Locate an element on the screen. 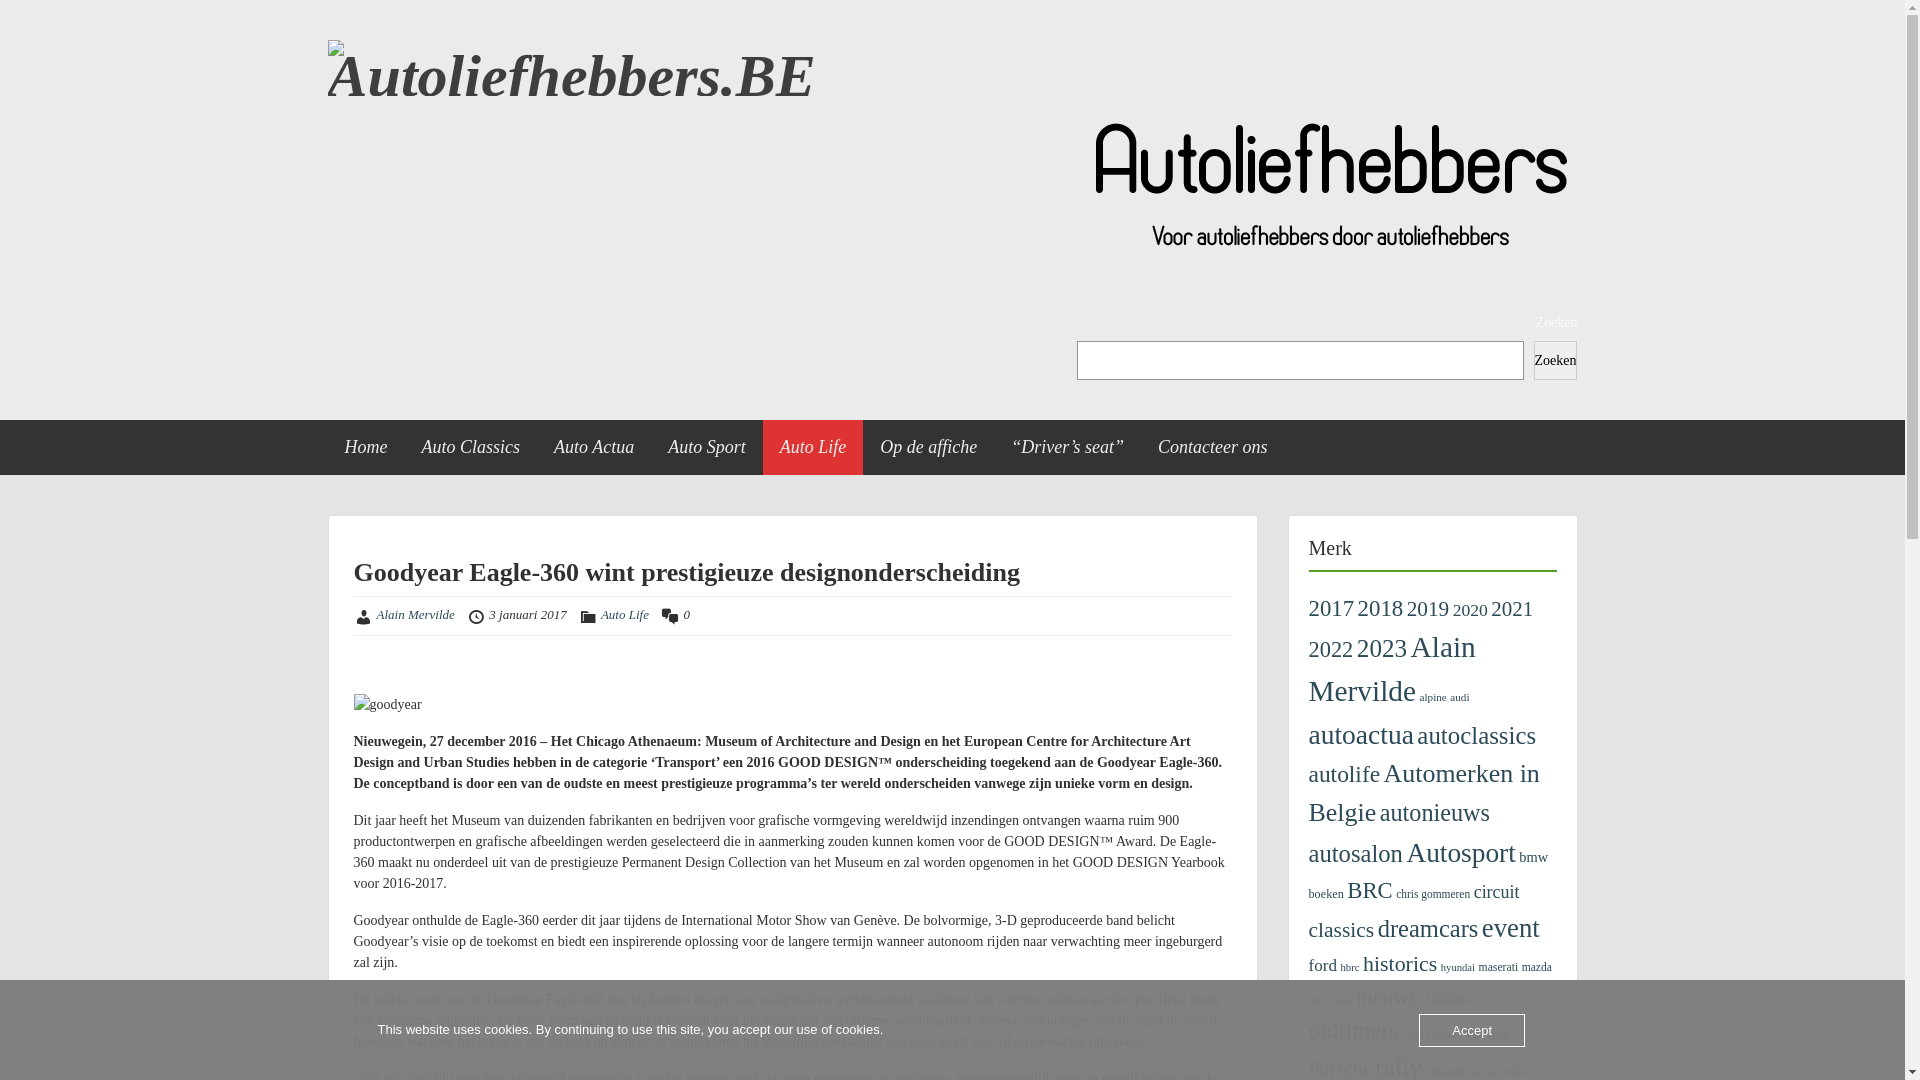 This screenshot has width=1920, height=1080. 'boeken' is located at coordinates (1325, 893).